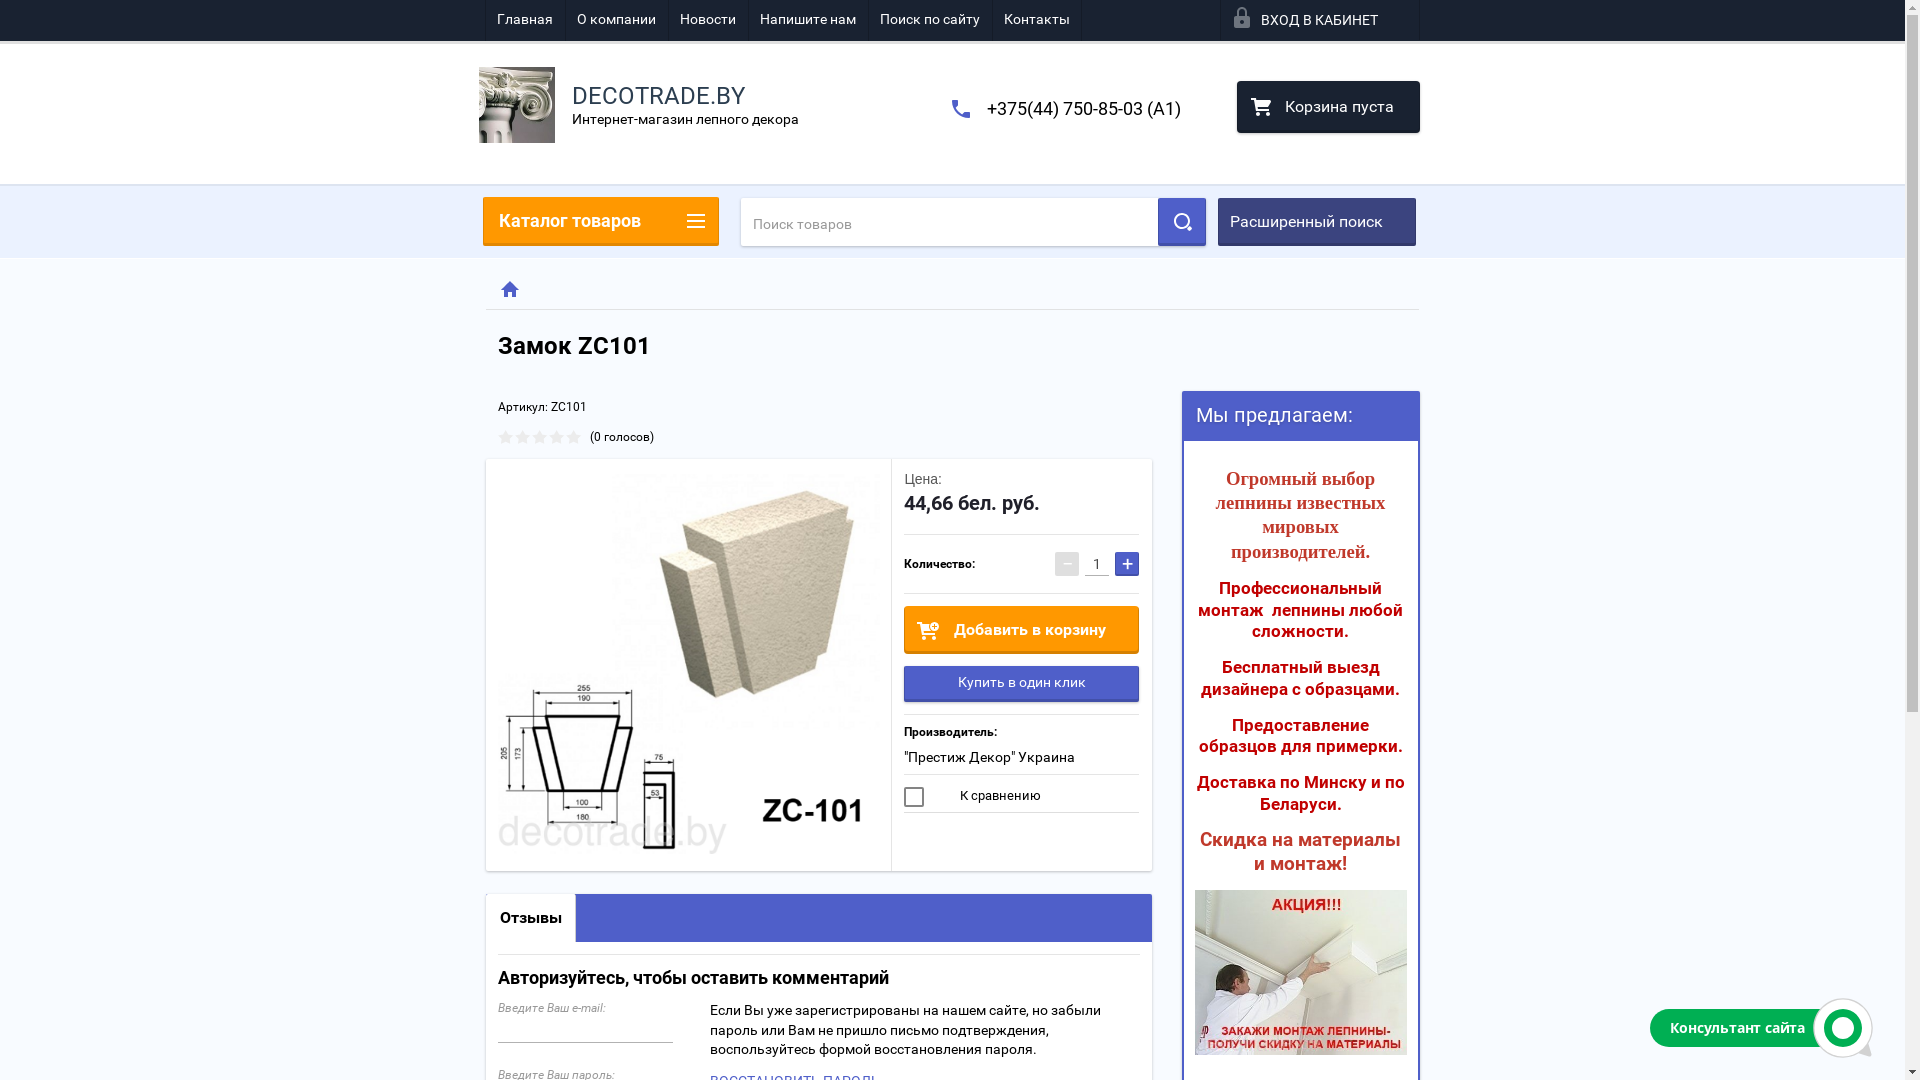 This screenshot has height=1080, width=1920. What do you see at coordinates (1113, 563) in the screenshot?
I see `'+'` at bounding box center [1113, 563].